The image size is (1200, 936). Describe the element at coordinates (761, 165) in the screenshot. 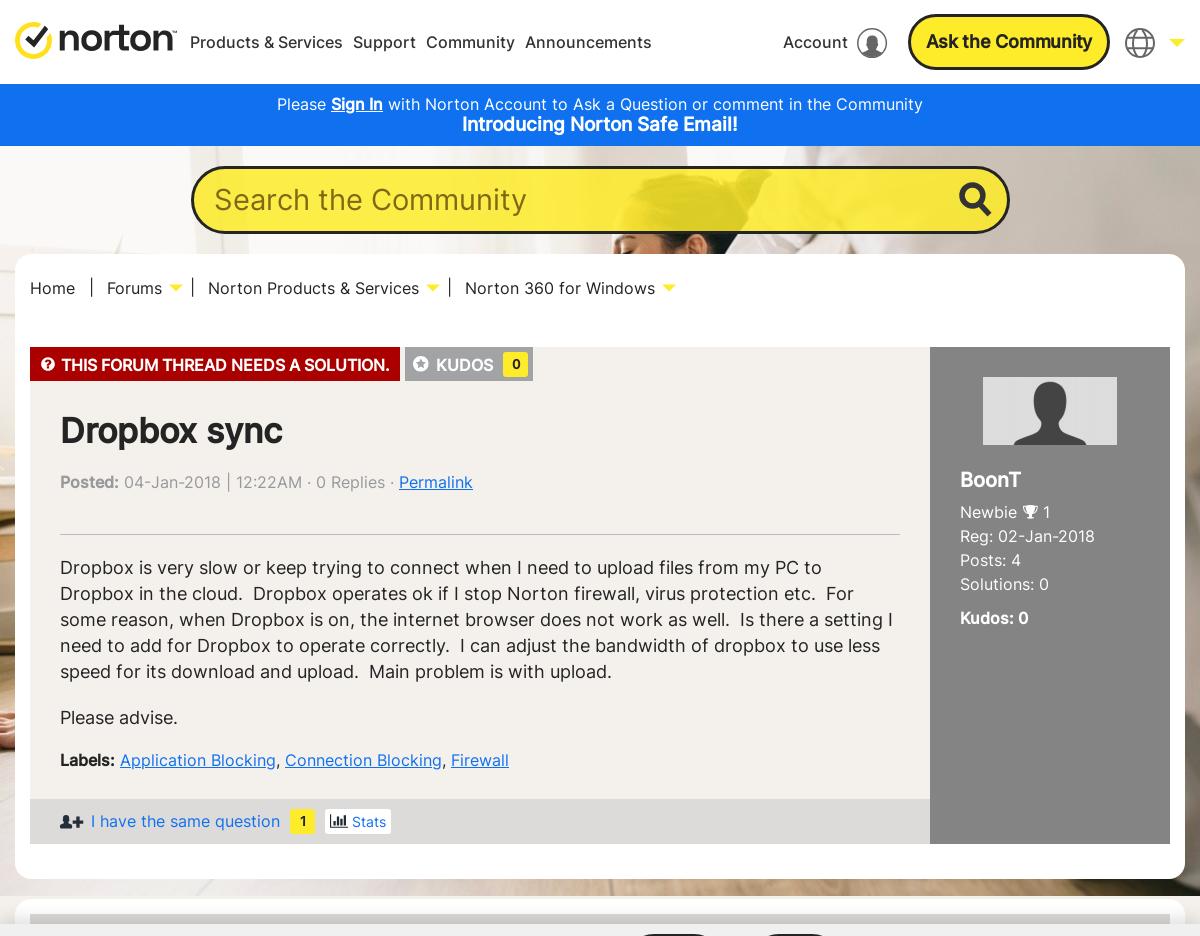

I see `'Create New Post'` at that location.